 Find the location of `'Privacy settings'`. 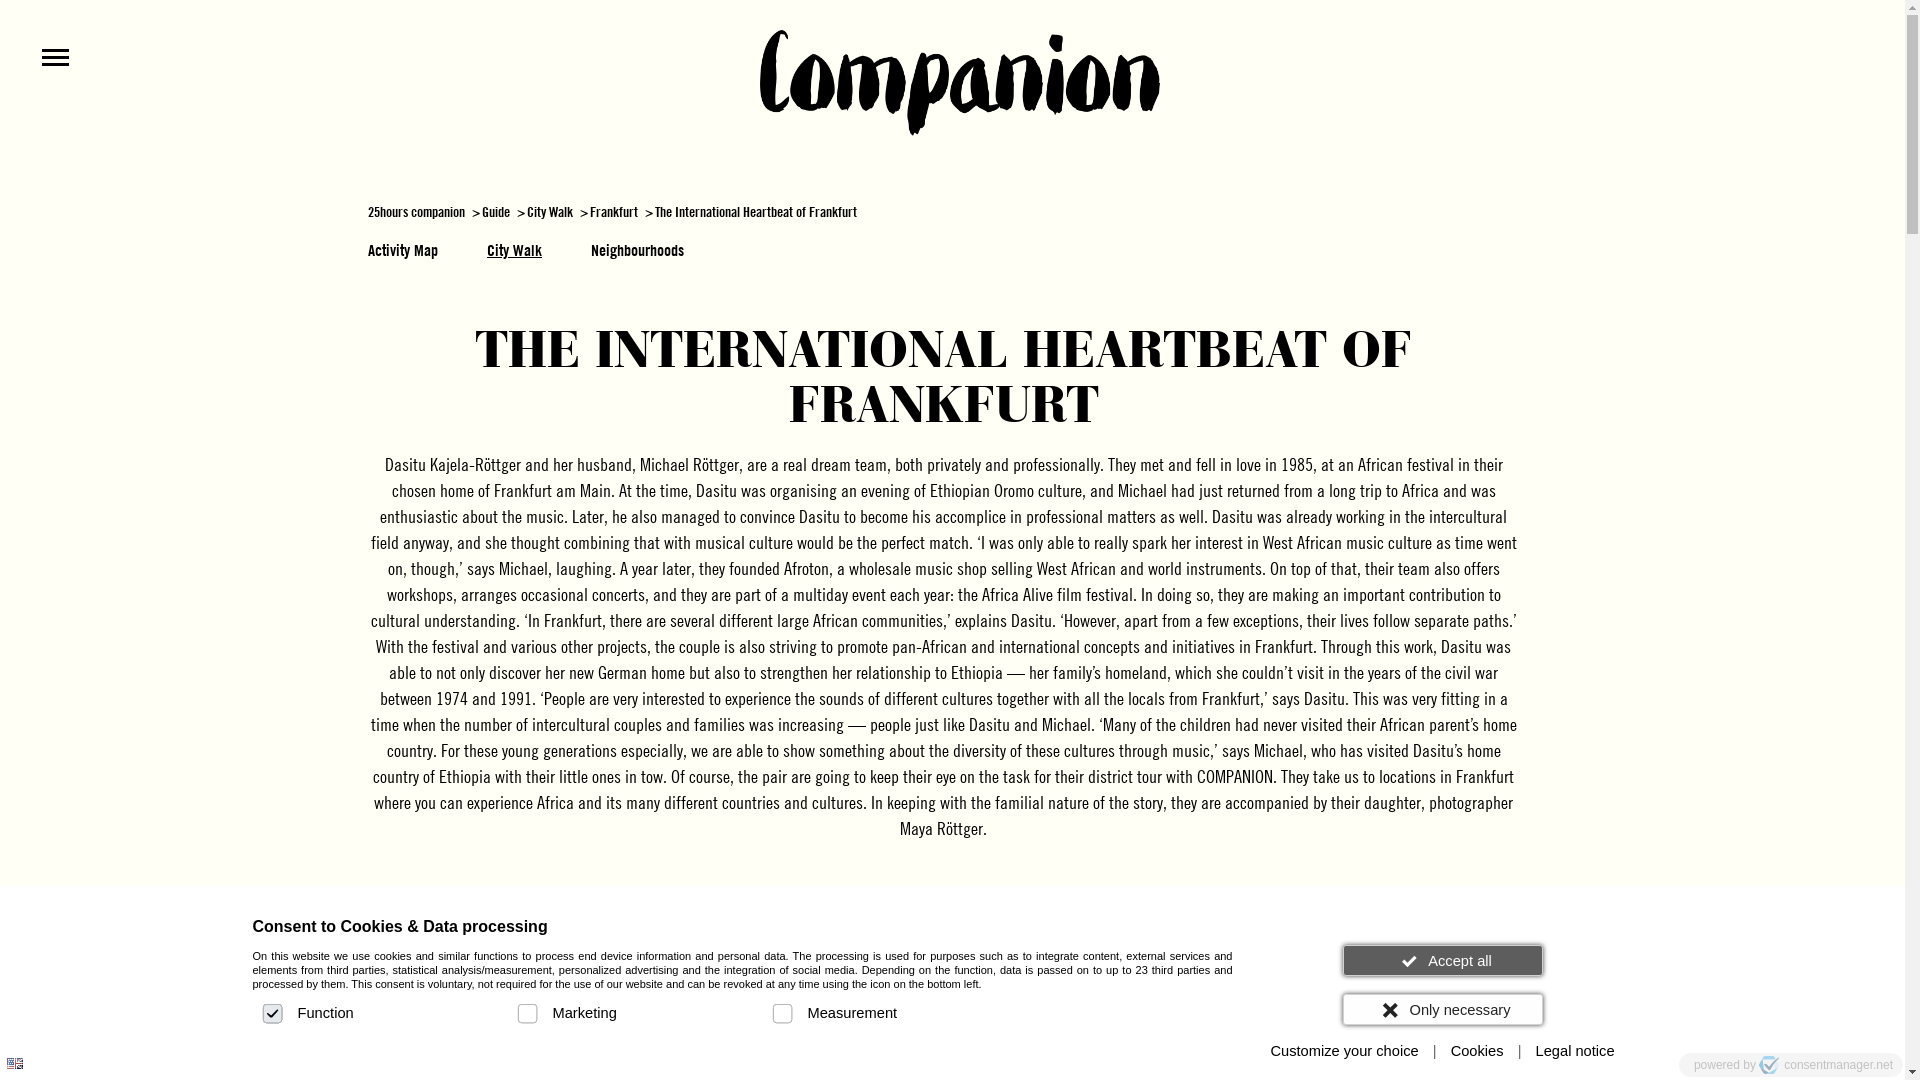

'Privacy settings' is located at coordinates (23, 1056).